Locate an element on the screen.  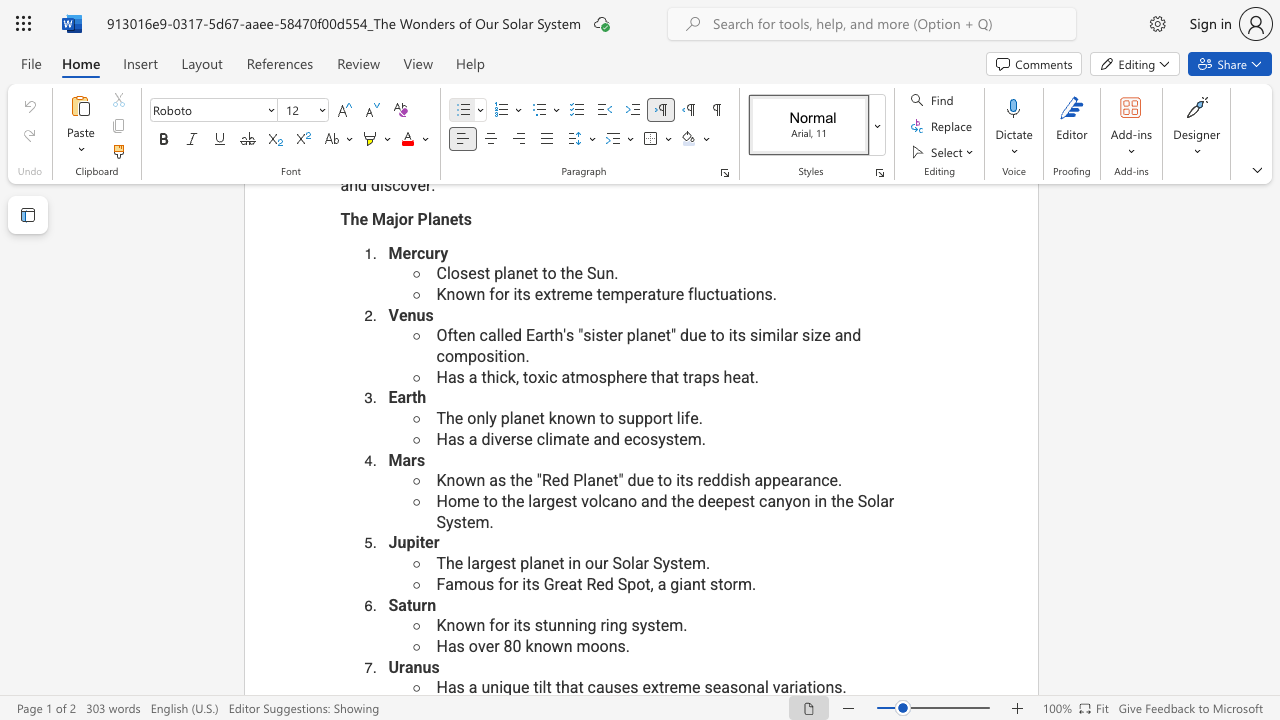
the 1th character "i" in the text is located at coordinates (492, 438).